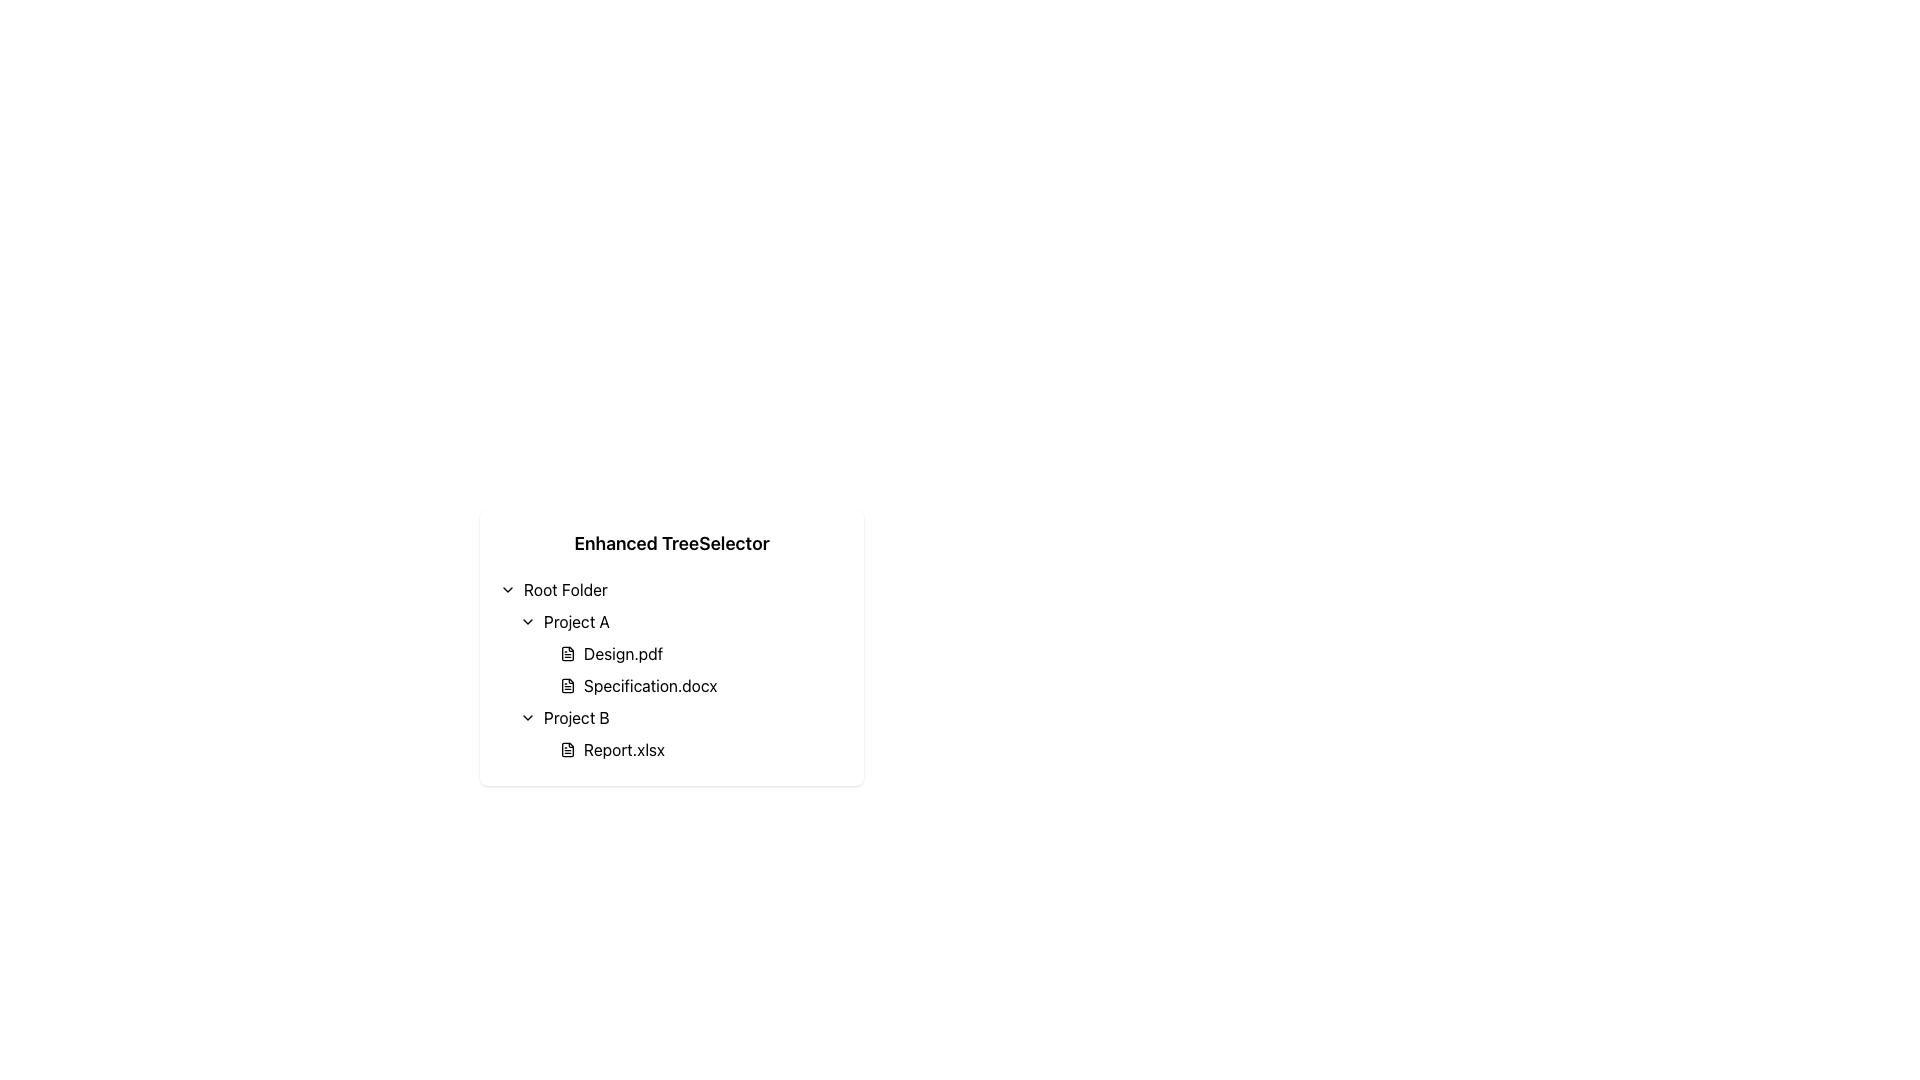 The image size is (1920, 1080). What do you see at coordinates (622, 654) in the screenshot?
I see `the text label representing the file 'Design.pdf' in the hierarchical tree view under 'Project A'` at bounding box center [622, 654].